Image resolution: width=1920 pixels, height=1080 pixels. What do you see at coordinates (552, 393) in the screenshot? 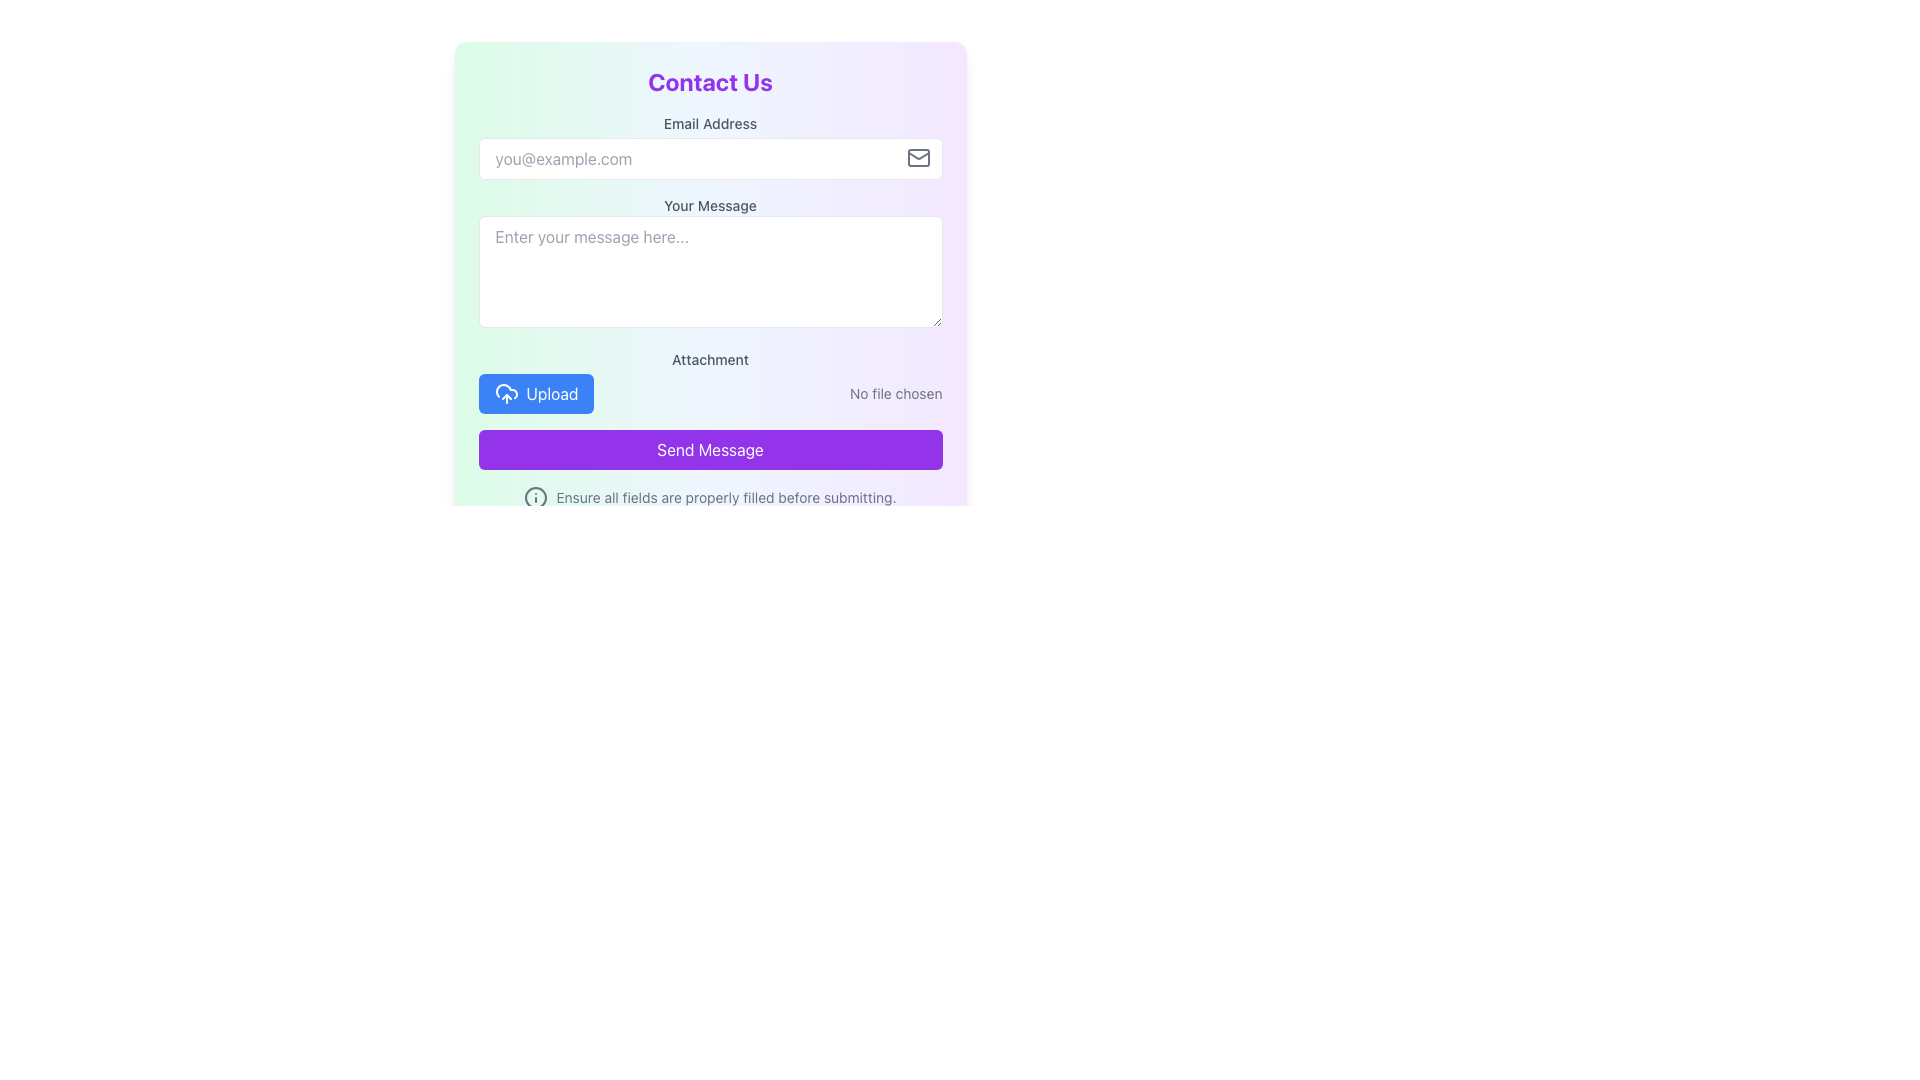
I see `the text label that serves as a description for the upload button located below the 'Attachment' text field and to the right of the upload cloud icon` at bounding box center [552, 393].